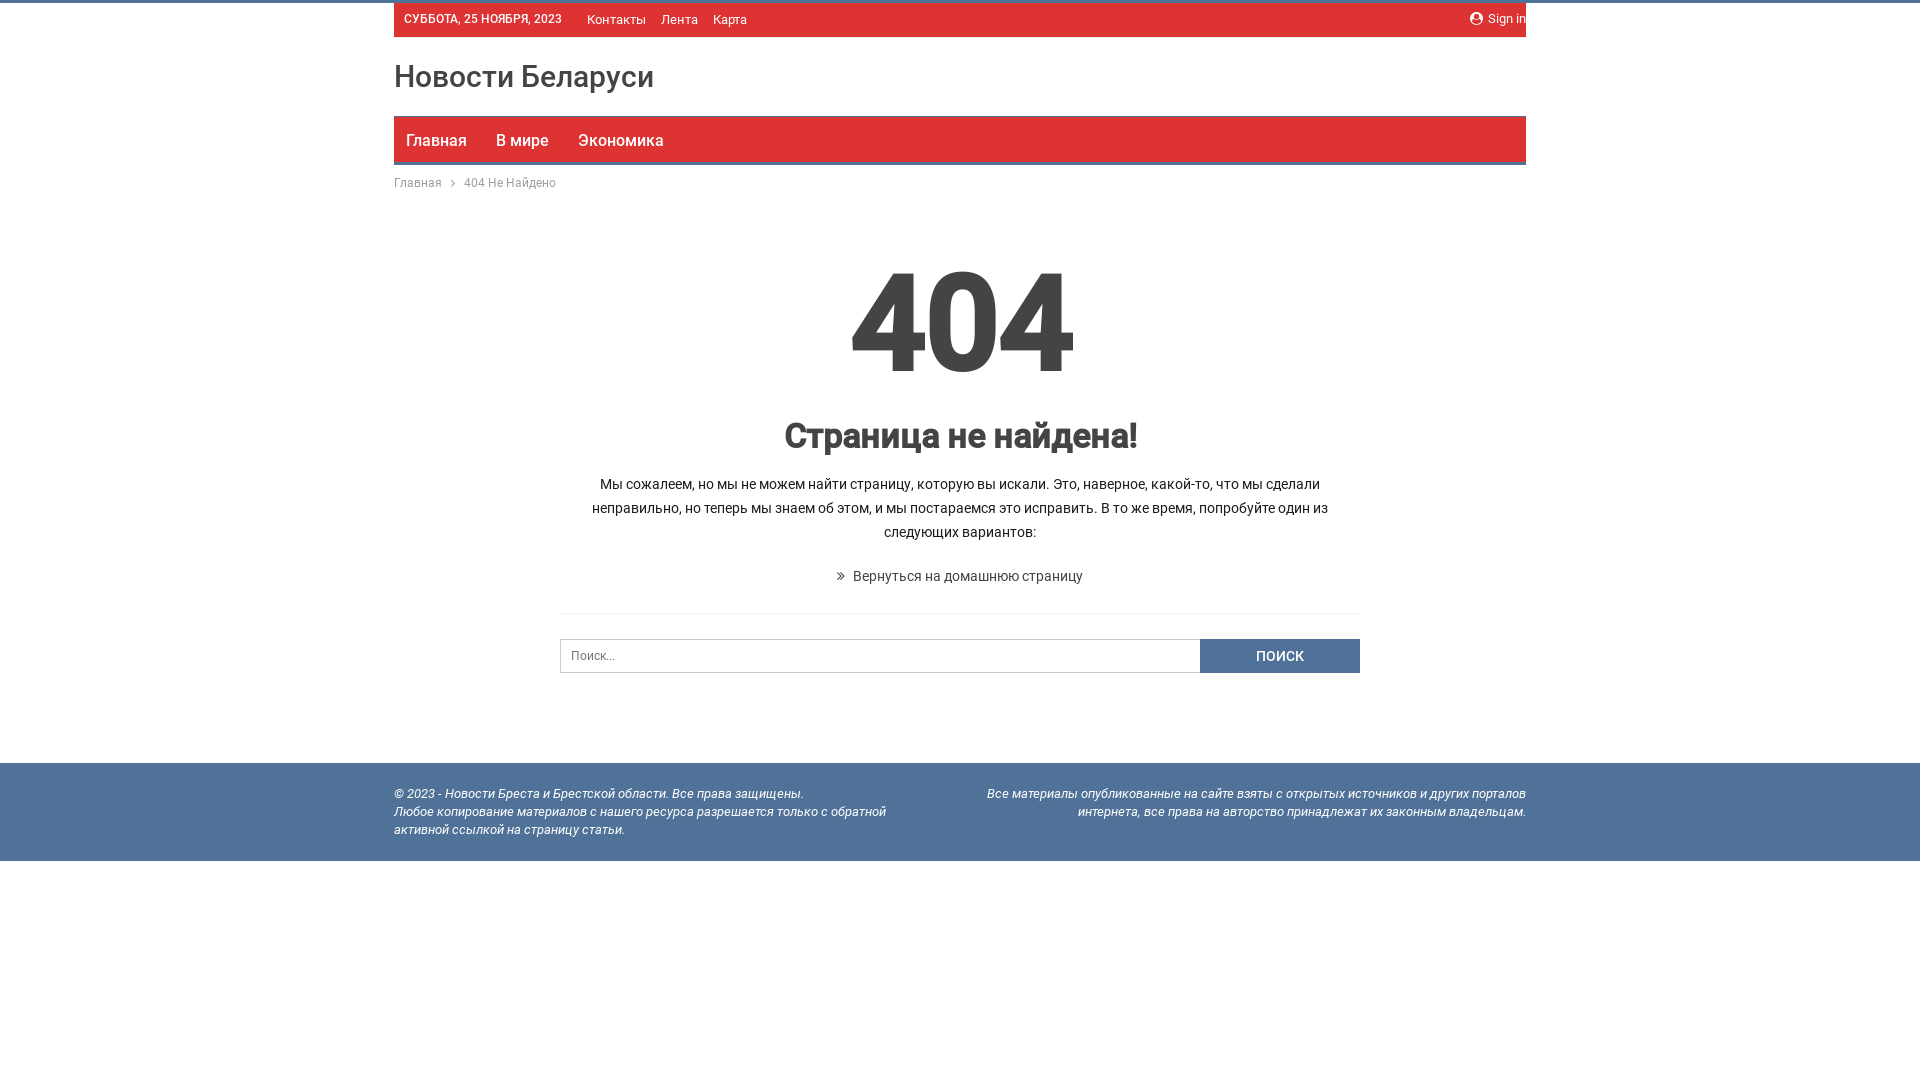 This screenshot has width=1920, height=1080. What do you see at coordinates (1497, 19) in the screenshot?
I see `'Sign in'` at bounding box center [1497, 19].